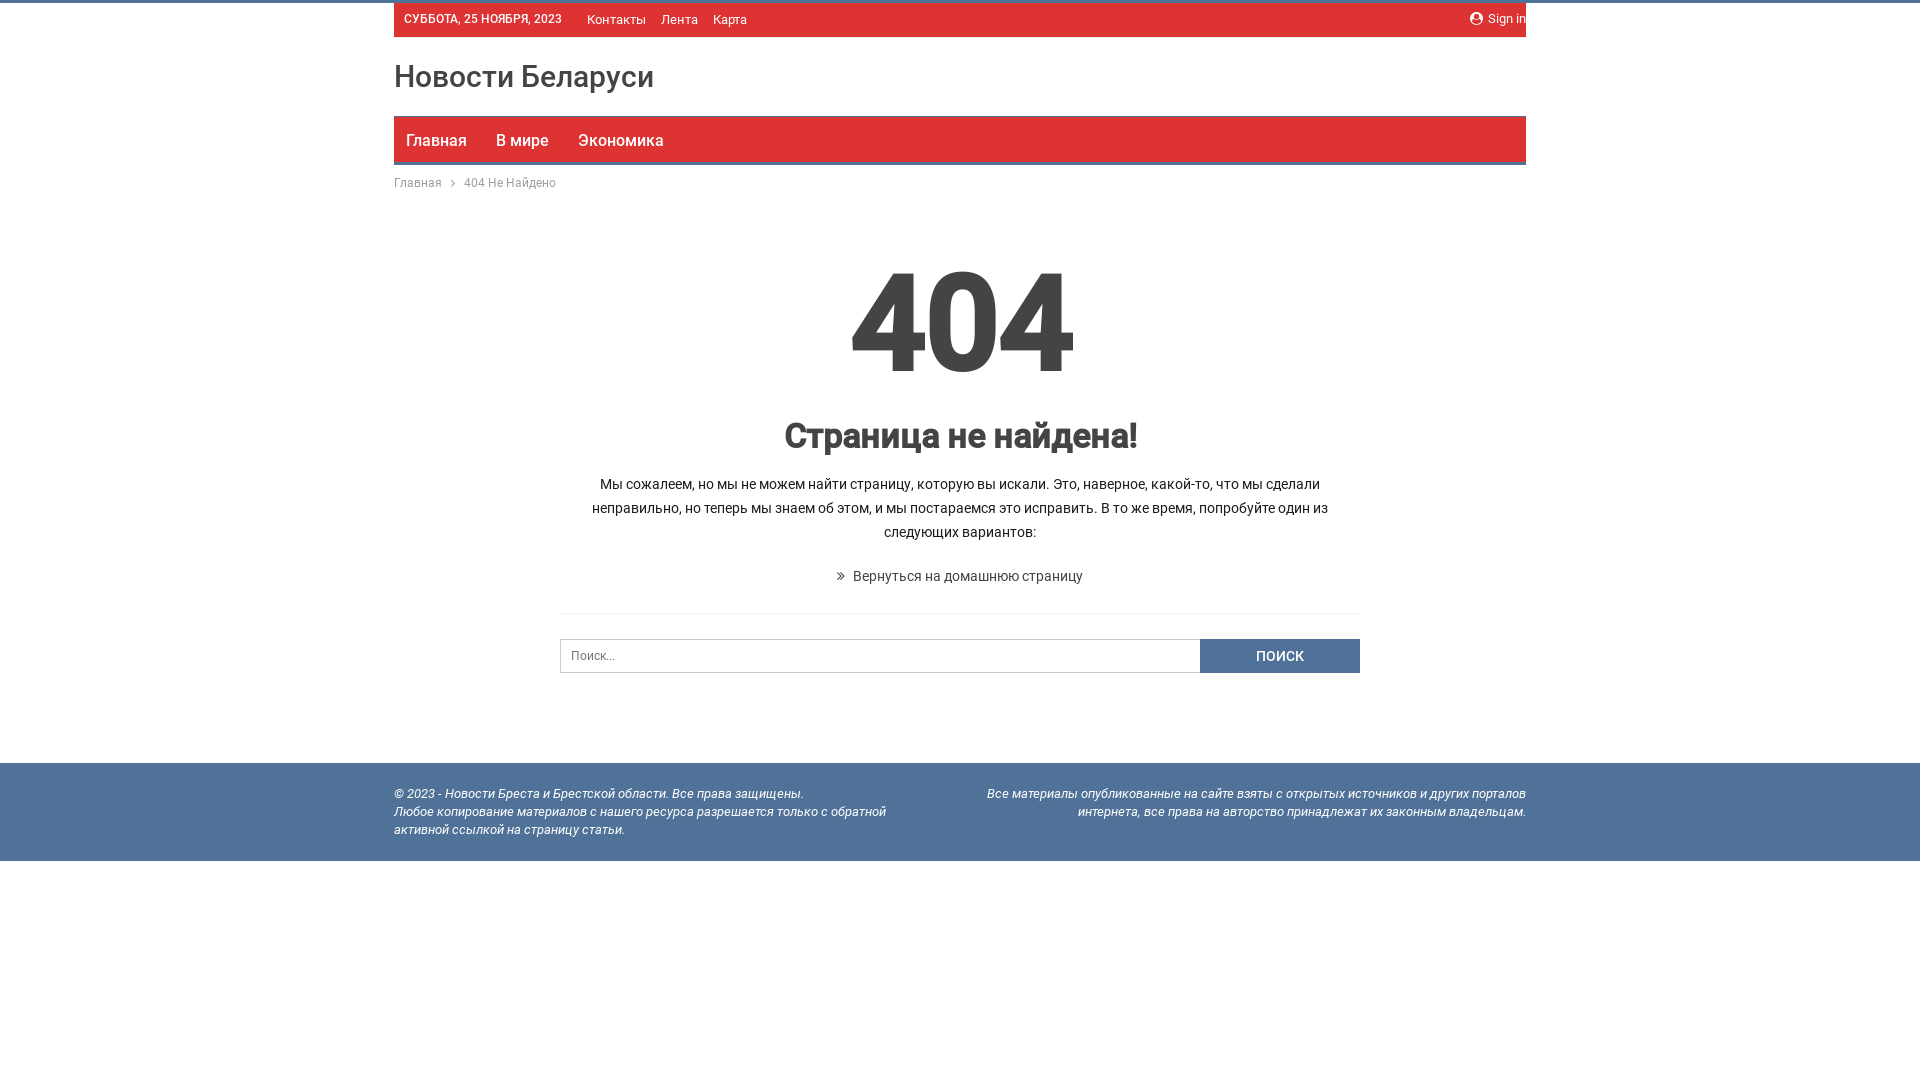 This screenshot has width=1920, height=1080. What do you see at coordinates (1497, 19) in the screenshot?
I see `'Sign in'` at bounding box center [1497, 19].